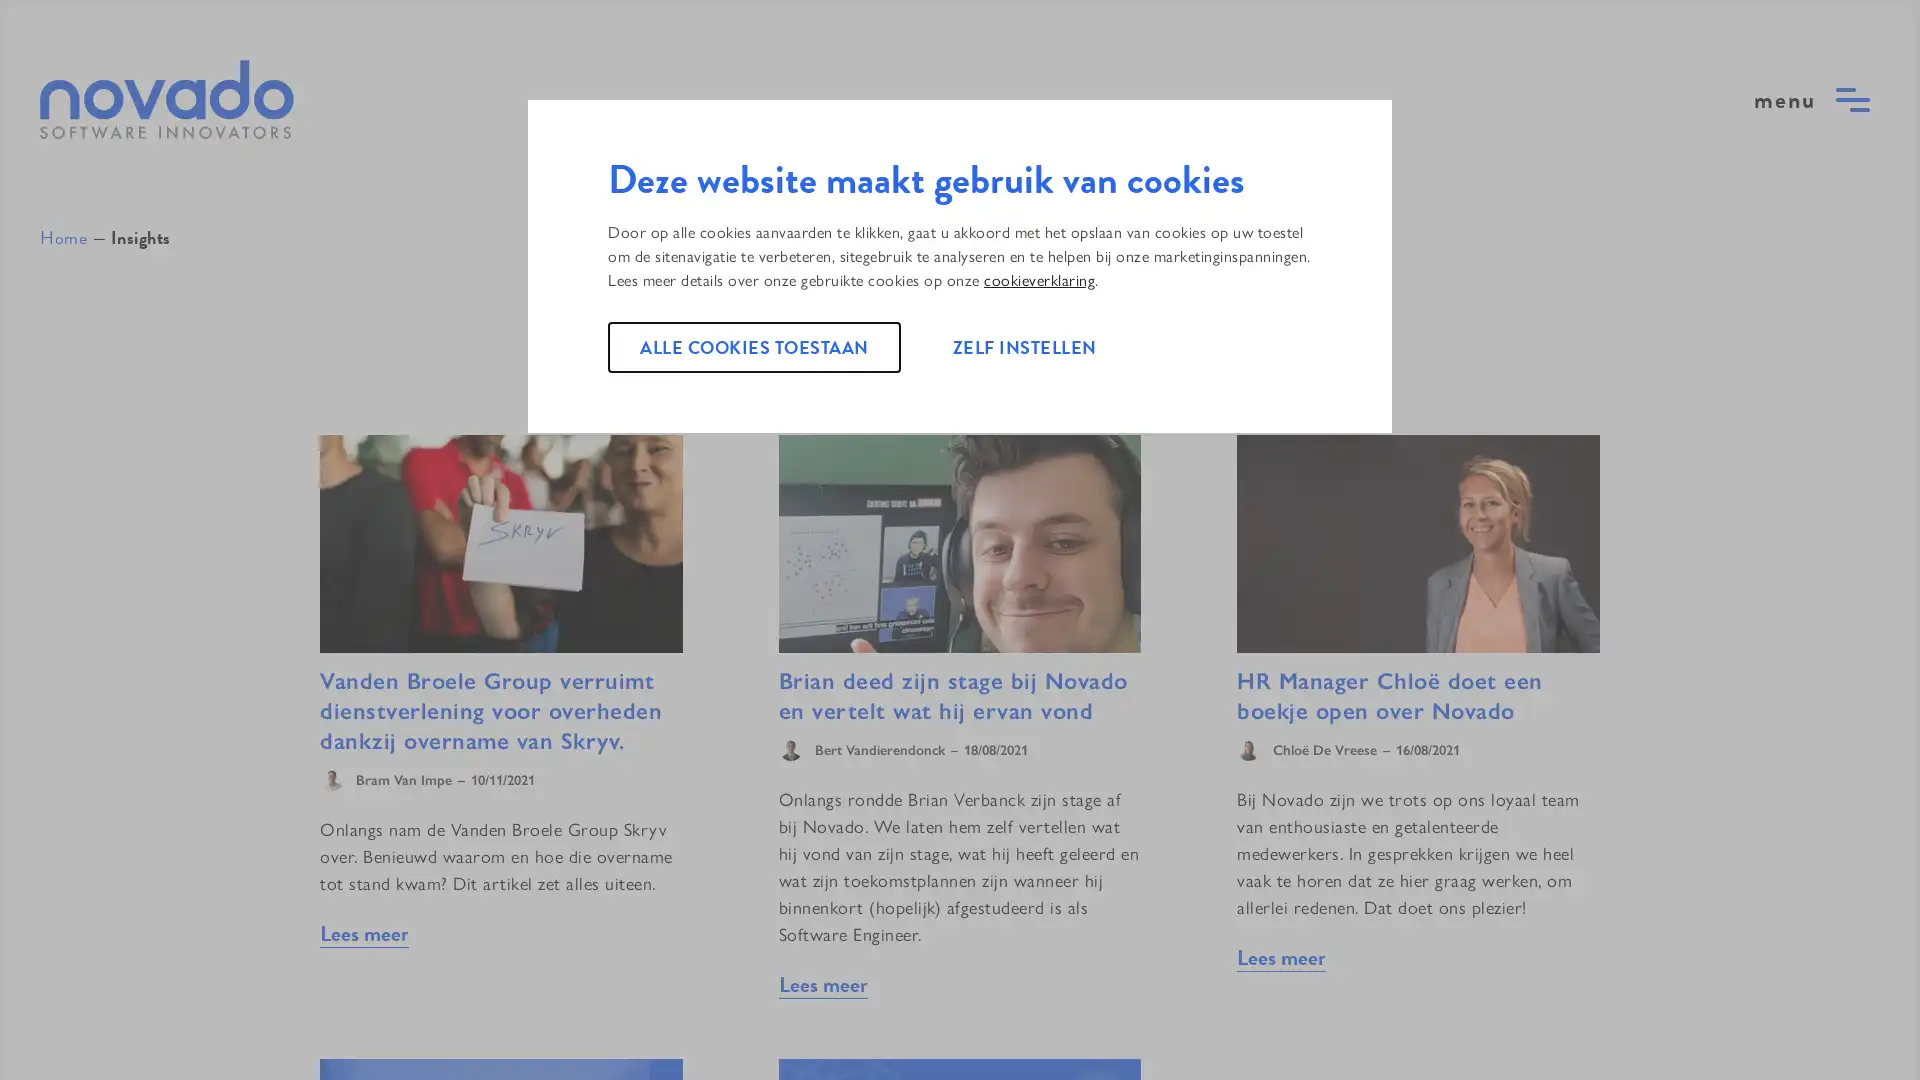 Image resolution: width=1920 pixels, height=1080 pixels. I want to click on ALLE COOKIES TOESTAAN, so click(752, 346).